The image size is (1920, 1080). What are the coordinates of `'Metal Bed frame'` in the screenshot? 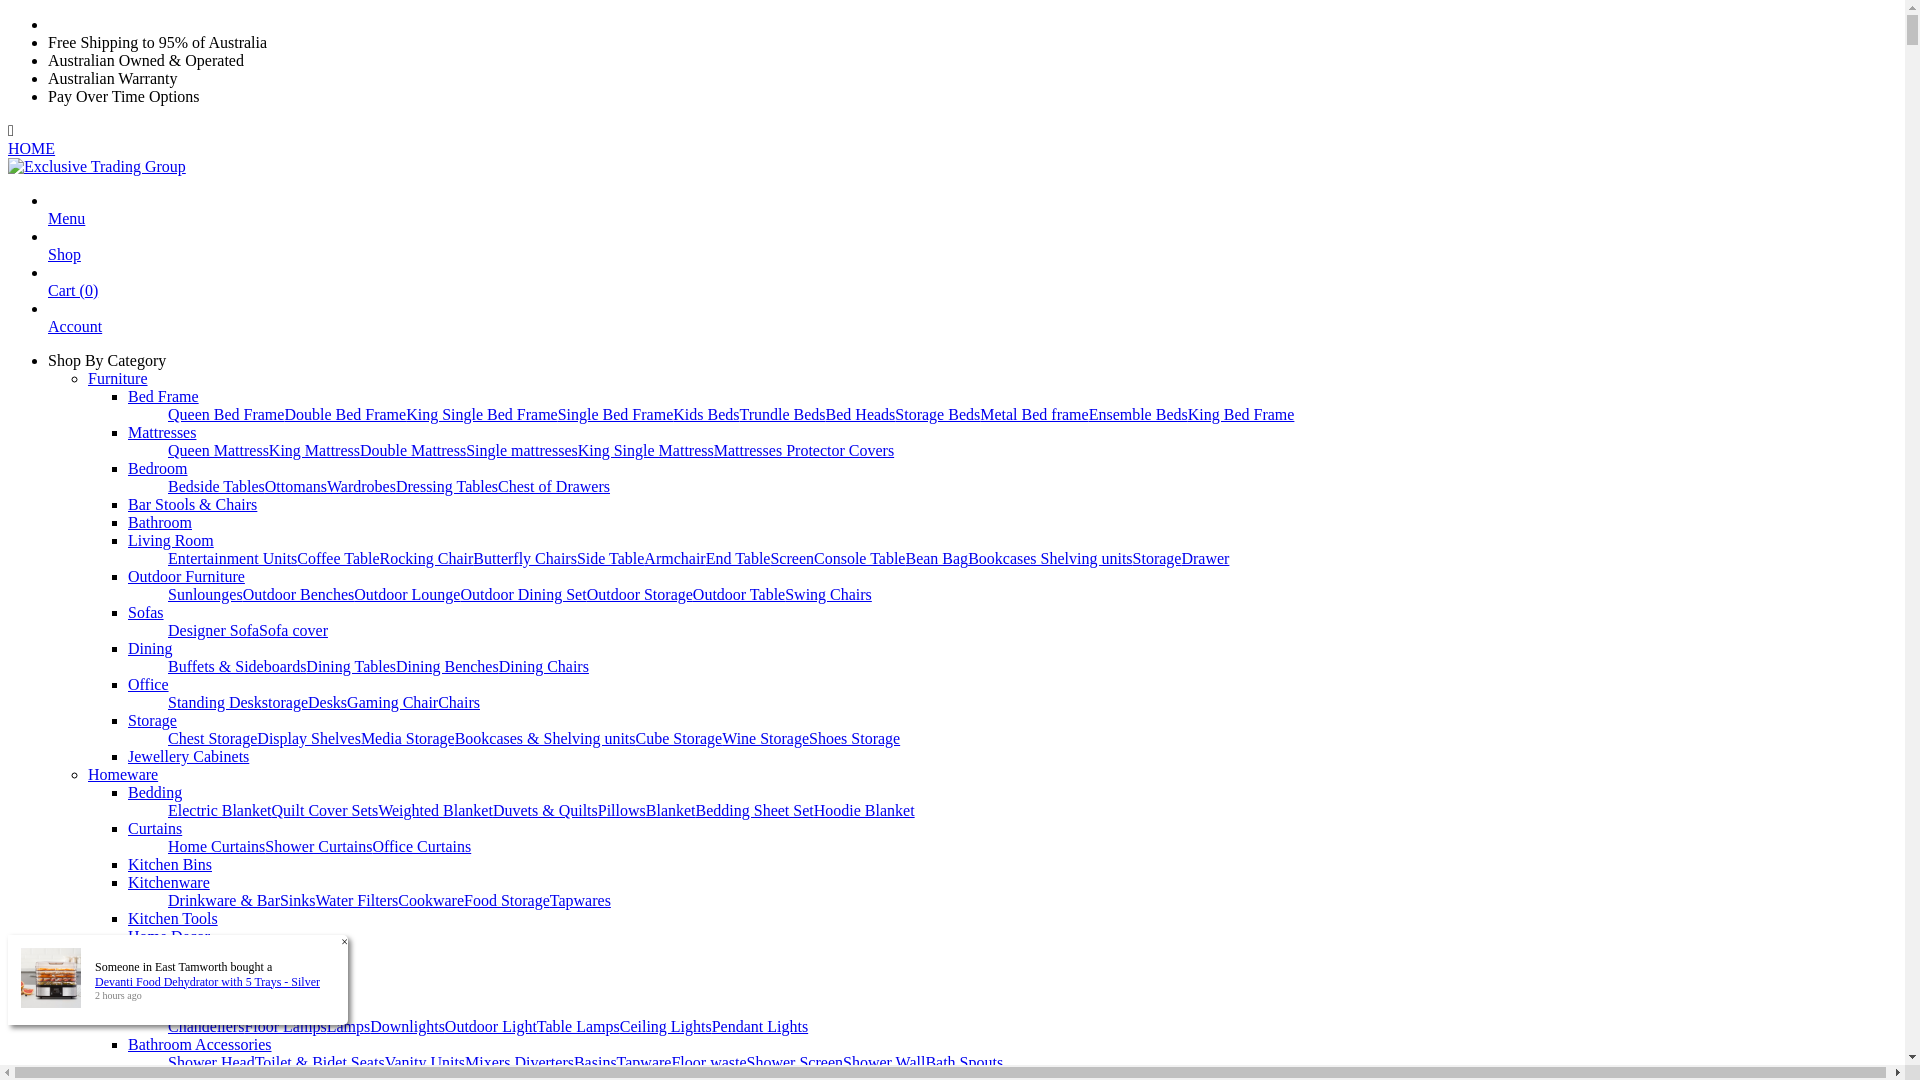 It's located at (1033, 413).